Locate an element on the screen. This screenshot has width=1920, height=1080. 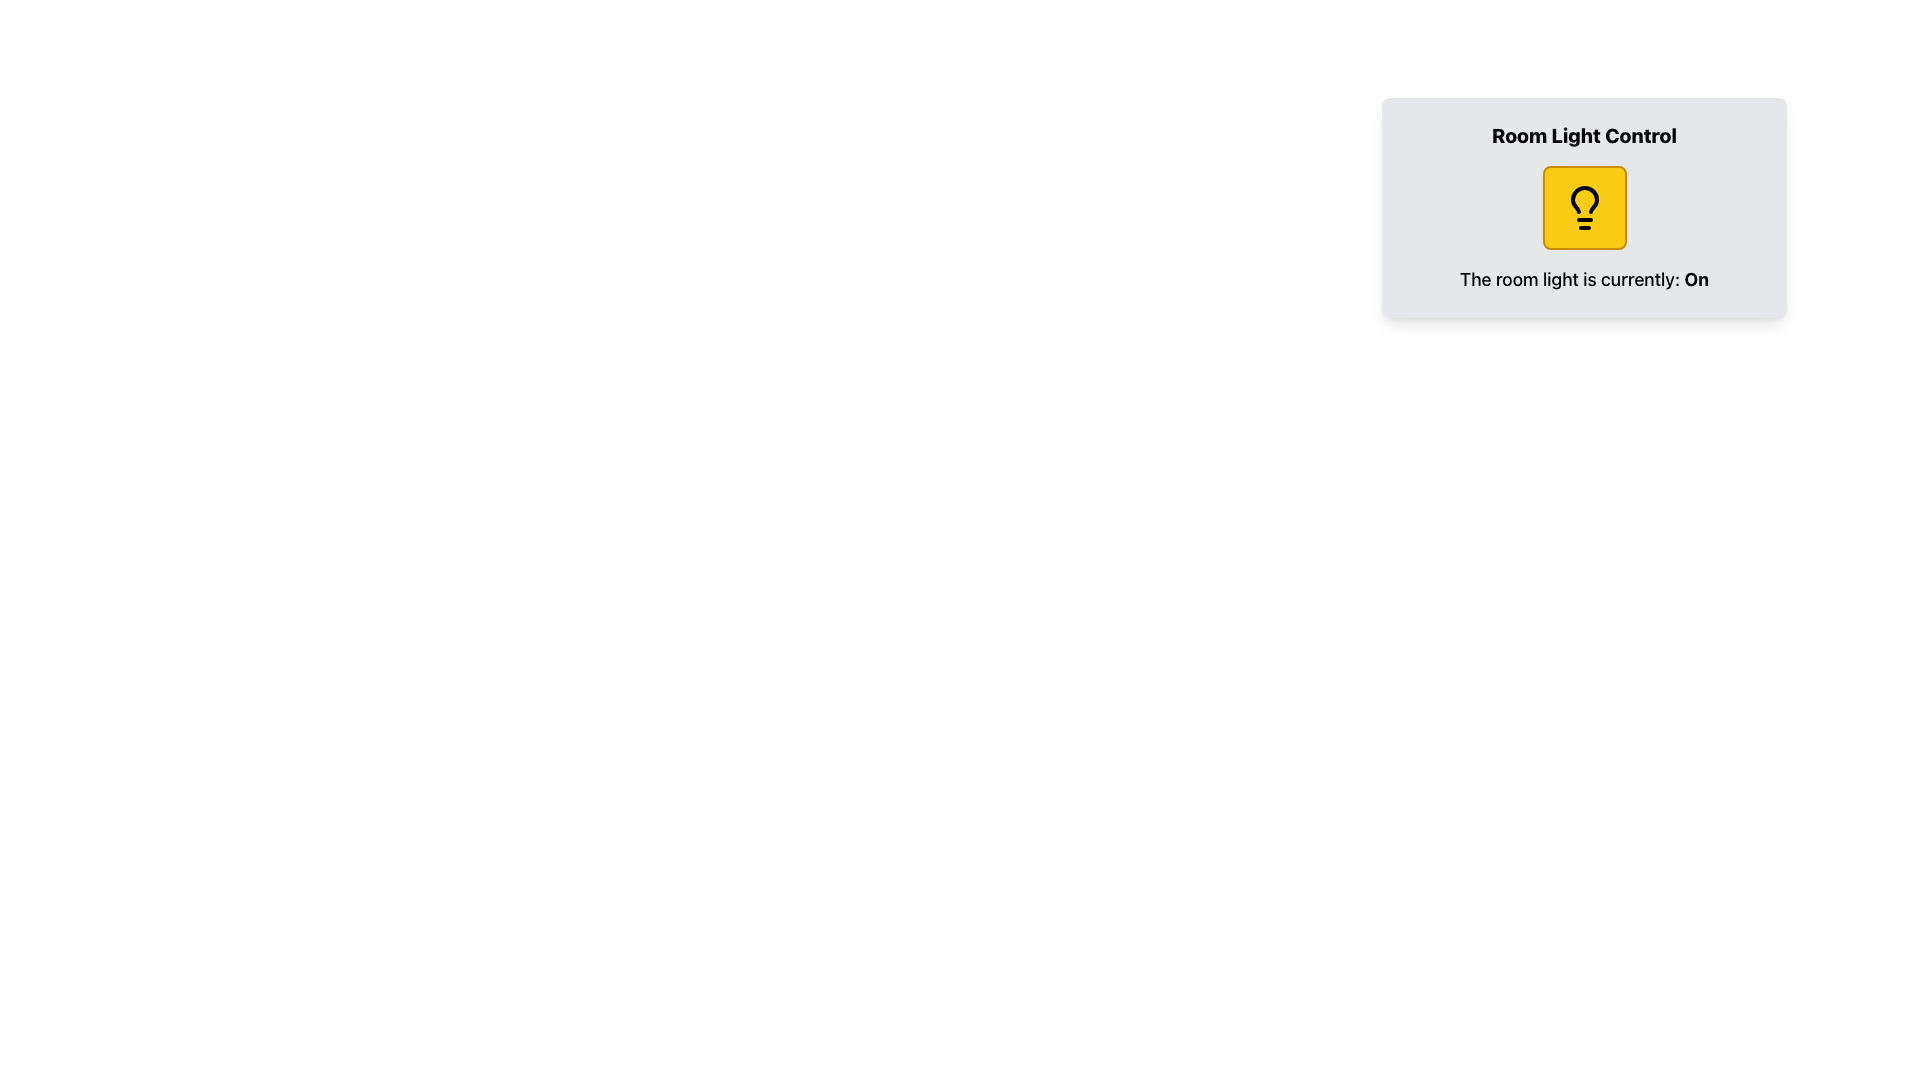
the interactive information panel displaying the text 'The room light is currently: On' with the yellow lightbulb icon above it is located at coordinates (1583, 229).